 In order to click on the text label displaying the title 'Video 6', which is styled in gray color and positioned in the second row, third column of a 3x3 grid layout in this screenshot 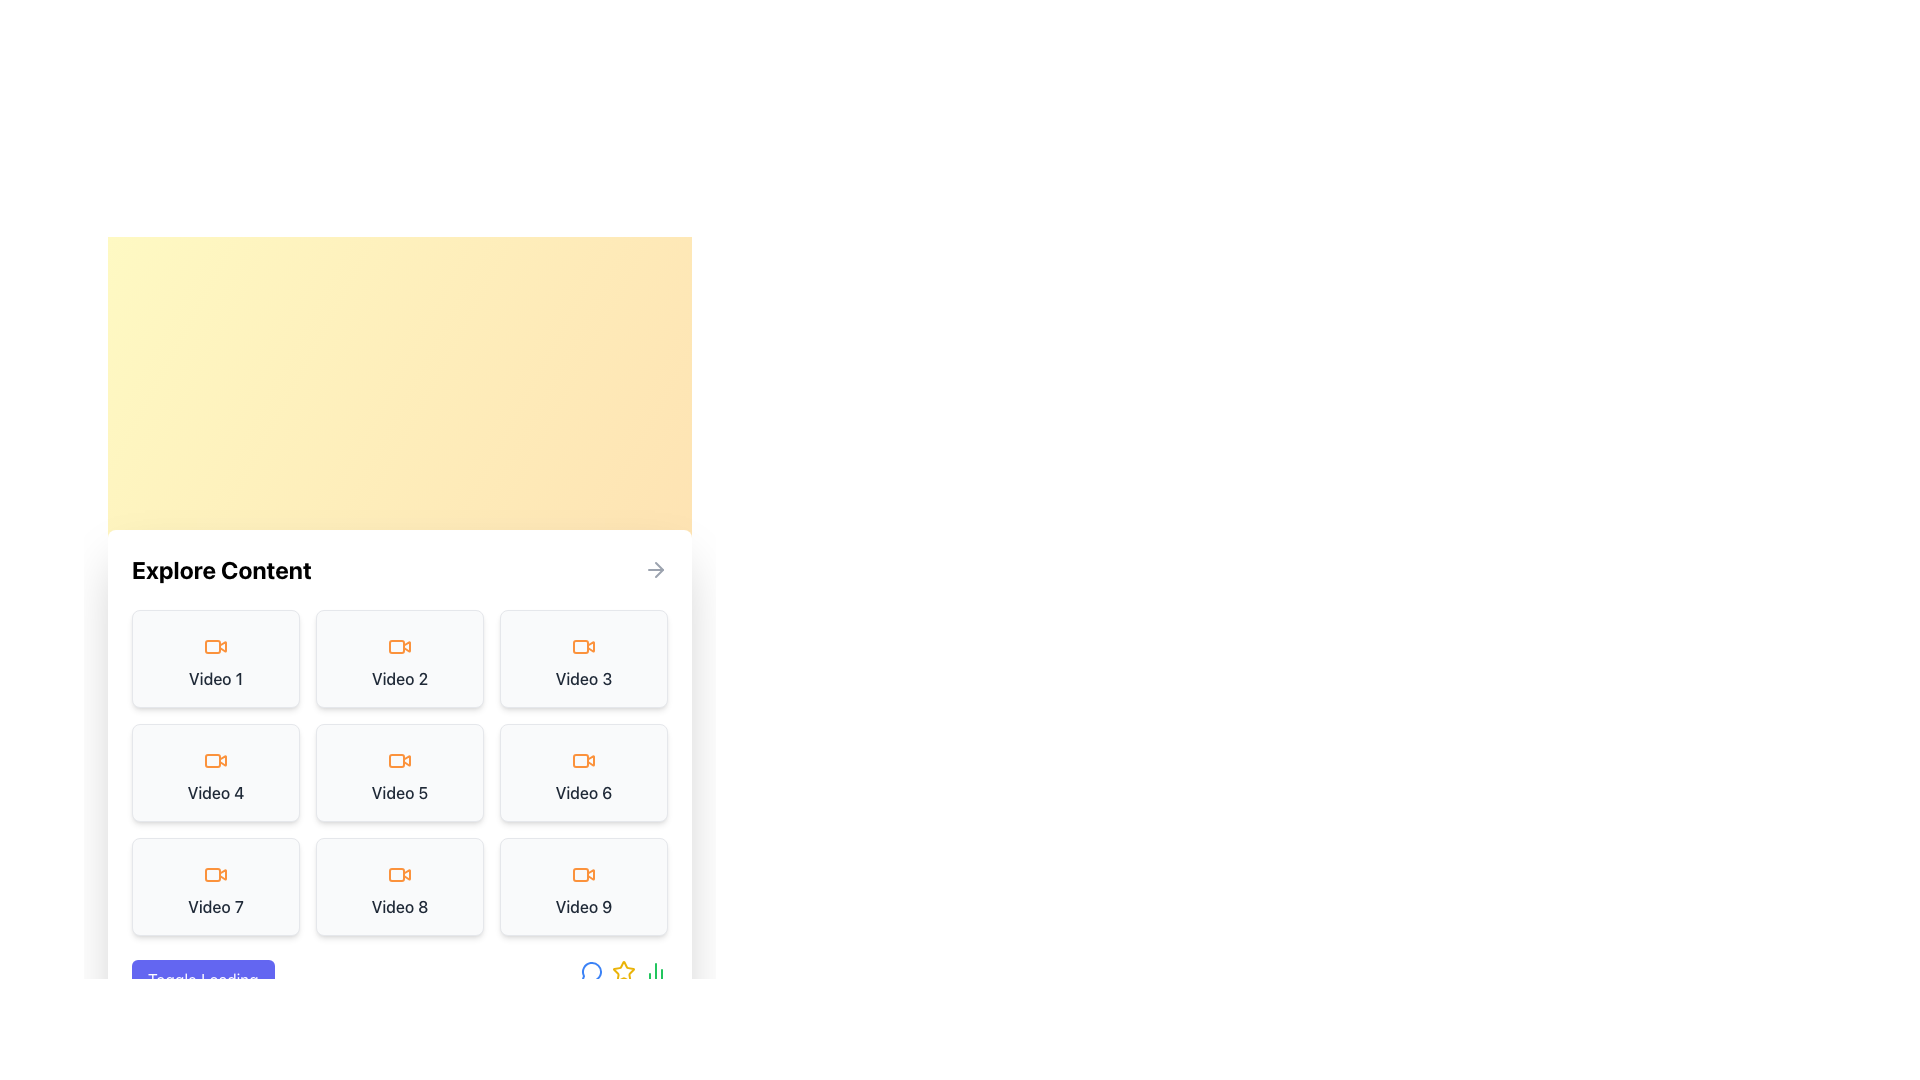, I will do `click(583, 792)`.